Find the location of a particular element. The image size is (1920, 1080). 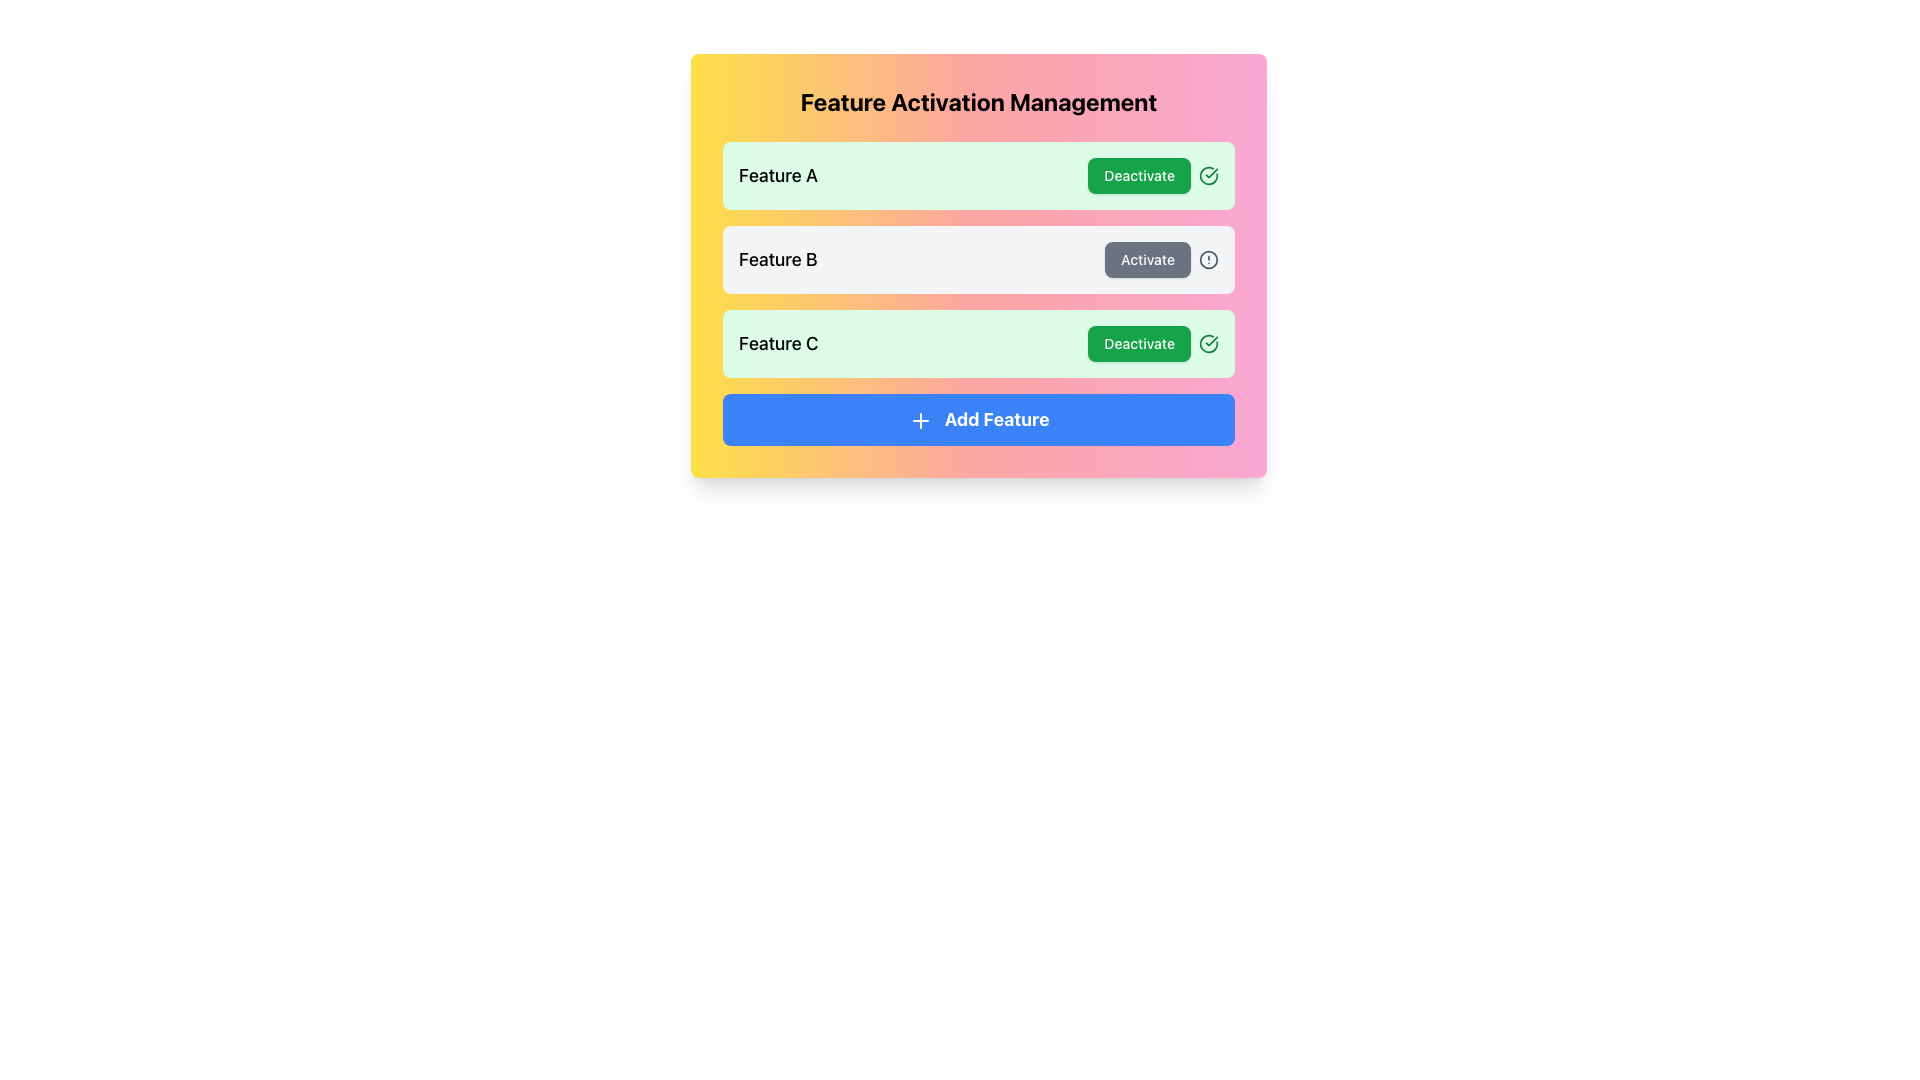

the circular green checkmark icon with an embedded checkmark, located in the 'Feature C' row to the right of the 'Deactivate' button is located at coordinates (1208, 173).